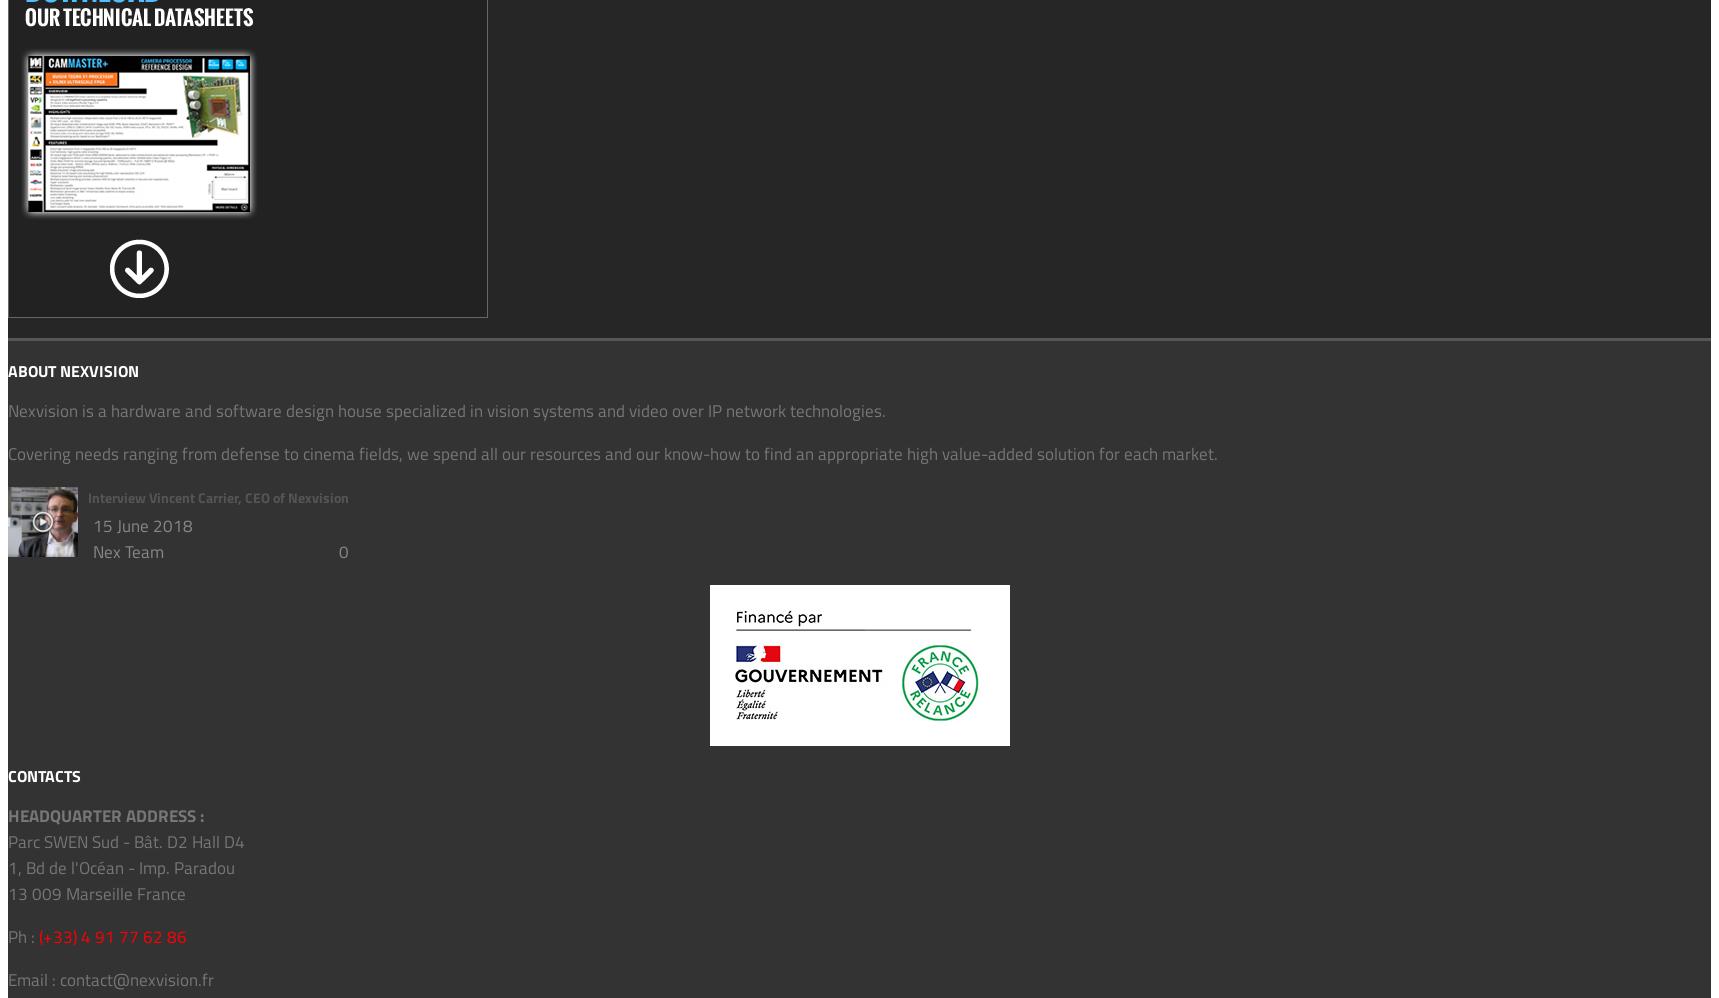 The image size is (1719, 998). I want to click on '0', so click(342, 549).